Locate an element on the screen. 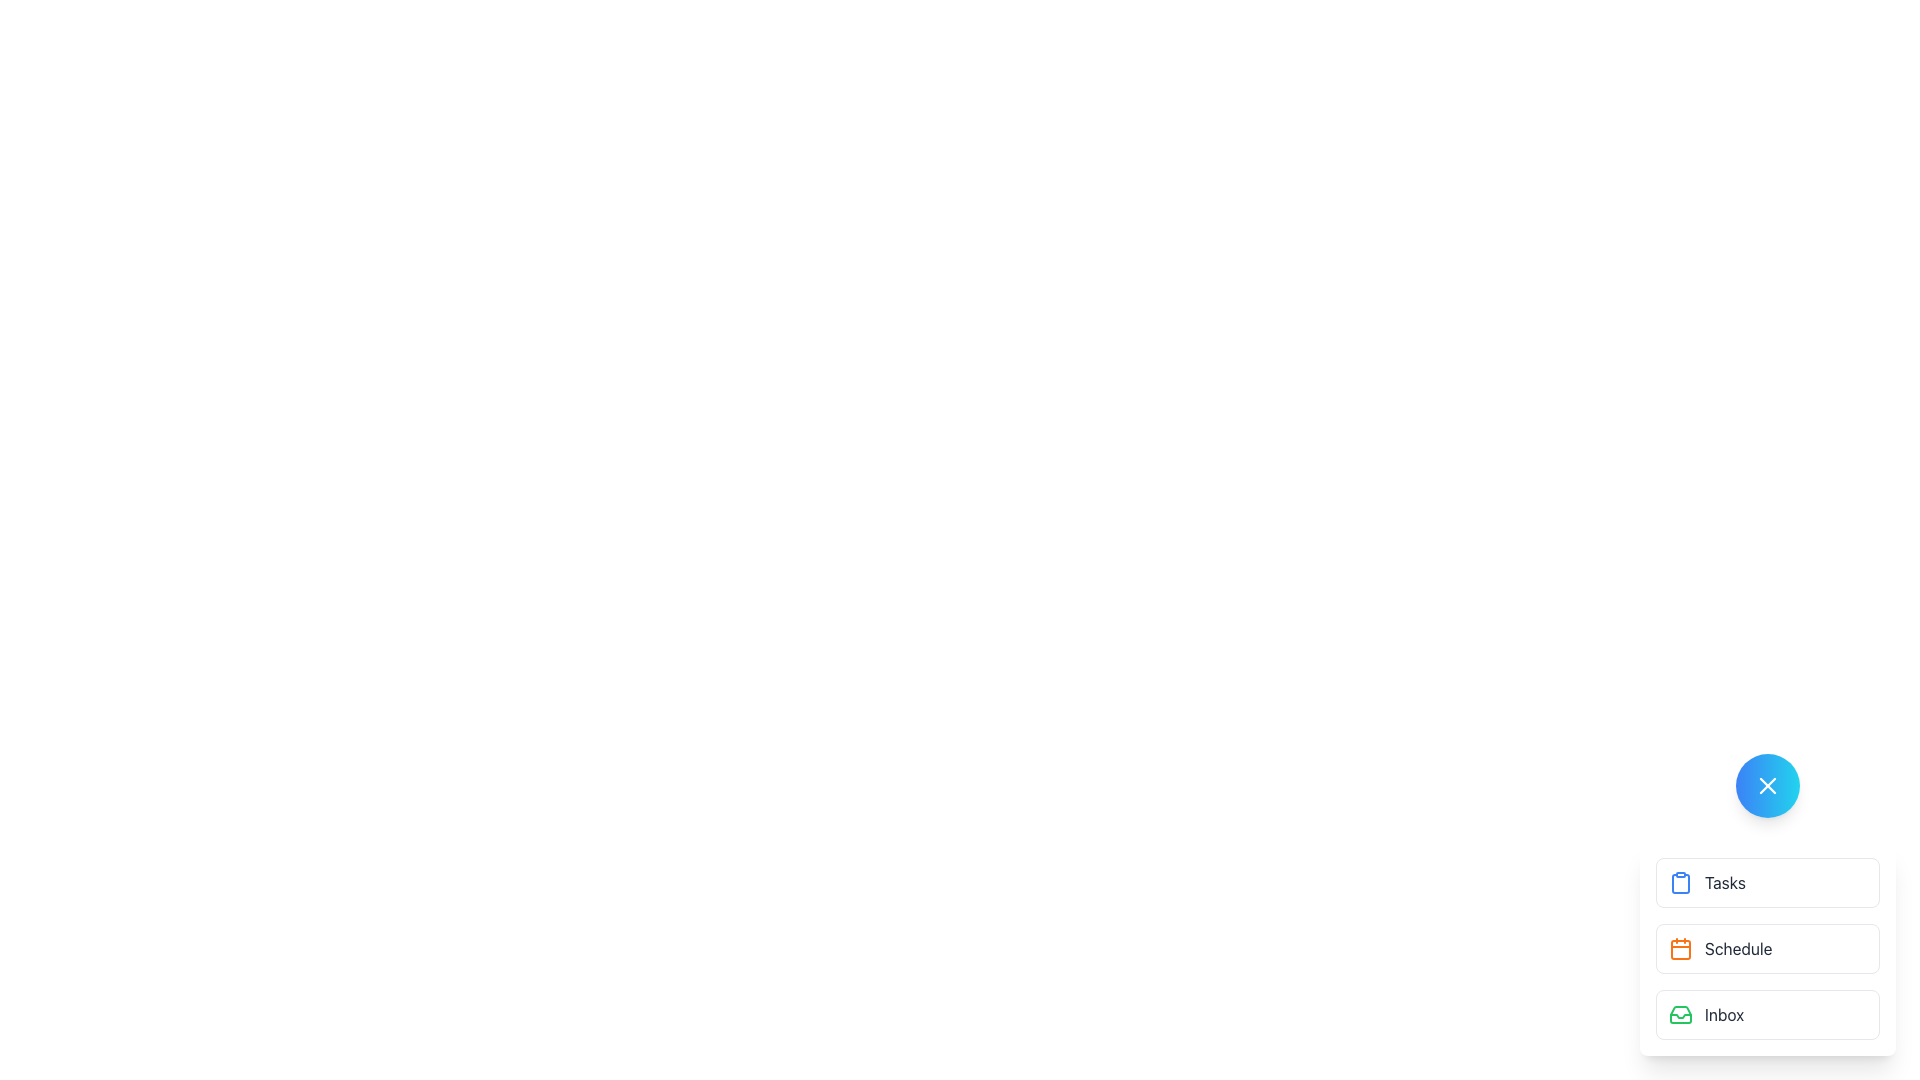  the 'Schedule' text label in the vertical menu, which is the second item from the top is located at coordinates (1737, 947).